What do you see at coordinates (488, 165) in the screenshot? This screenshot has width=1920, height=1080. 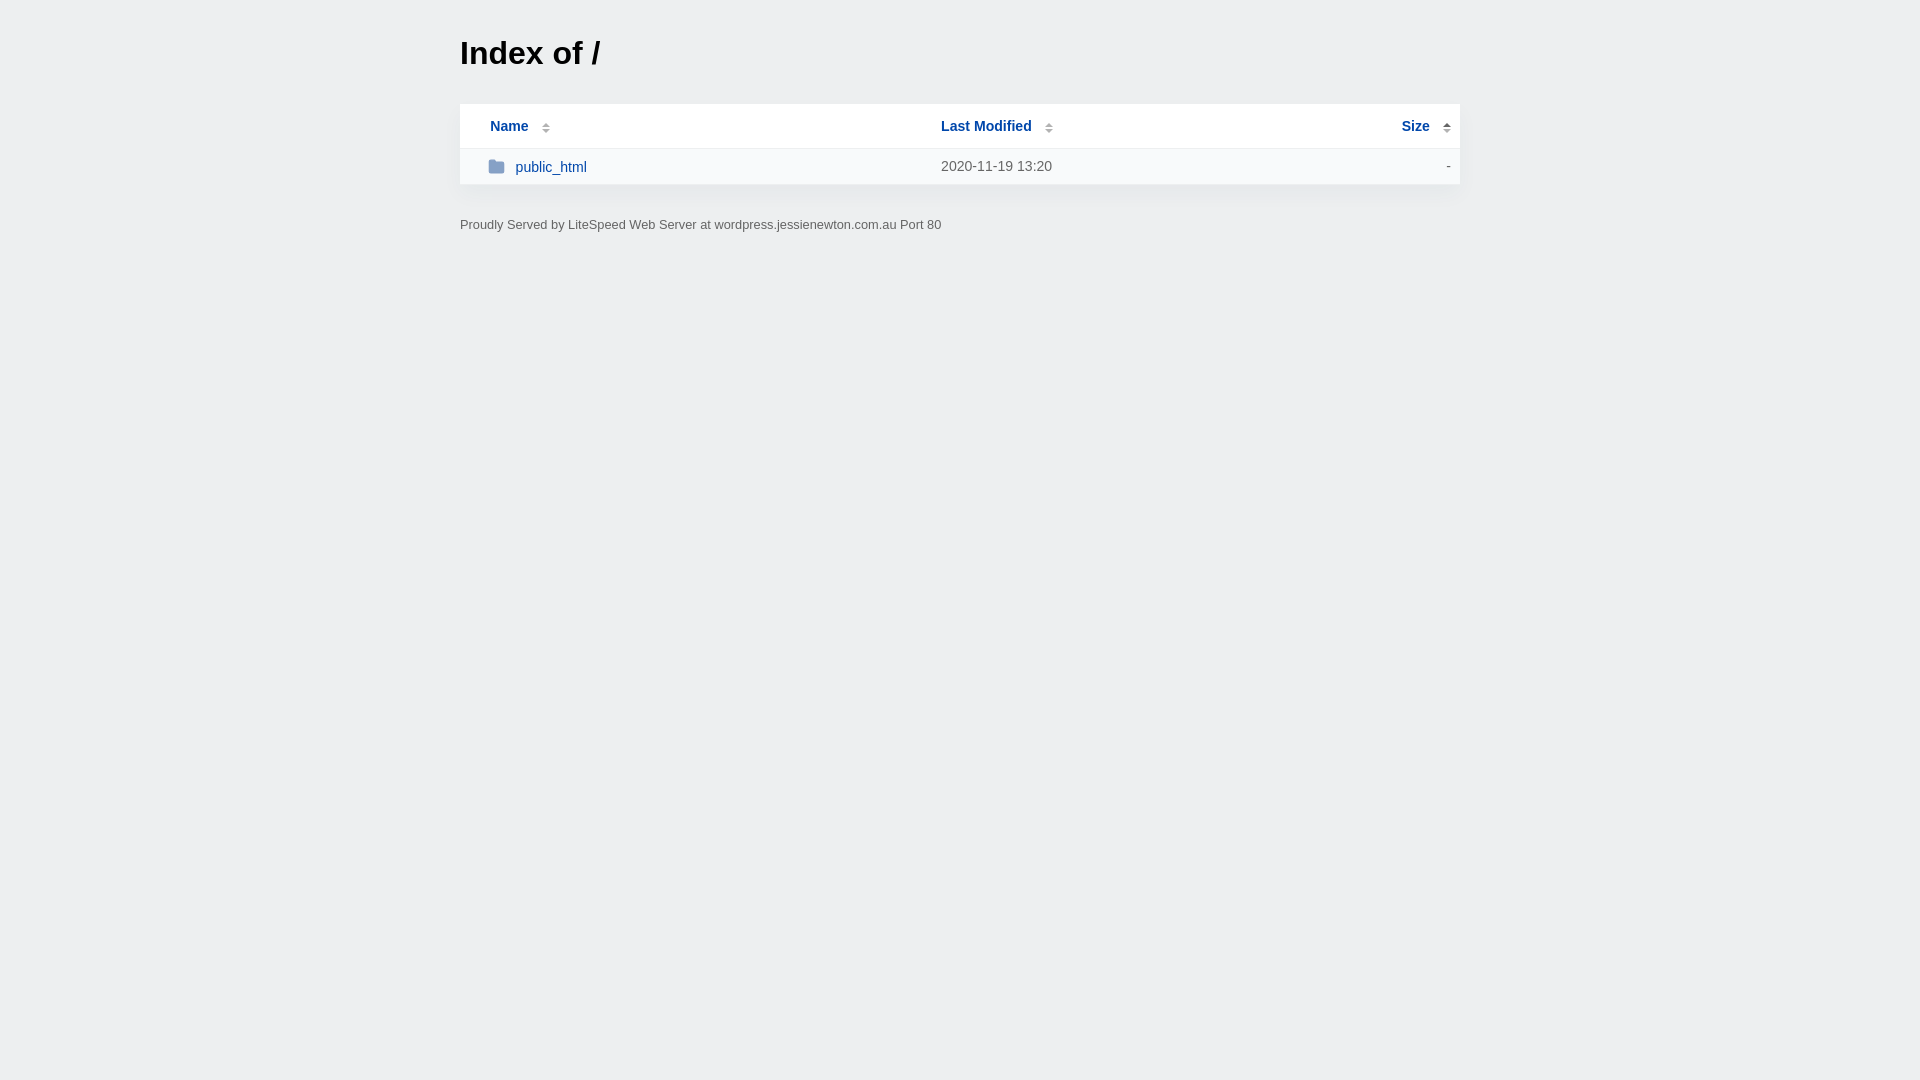 I see `'public_html'` at bounding box center [488, 165].